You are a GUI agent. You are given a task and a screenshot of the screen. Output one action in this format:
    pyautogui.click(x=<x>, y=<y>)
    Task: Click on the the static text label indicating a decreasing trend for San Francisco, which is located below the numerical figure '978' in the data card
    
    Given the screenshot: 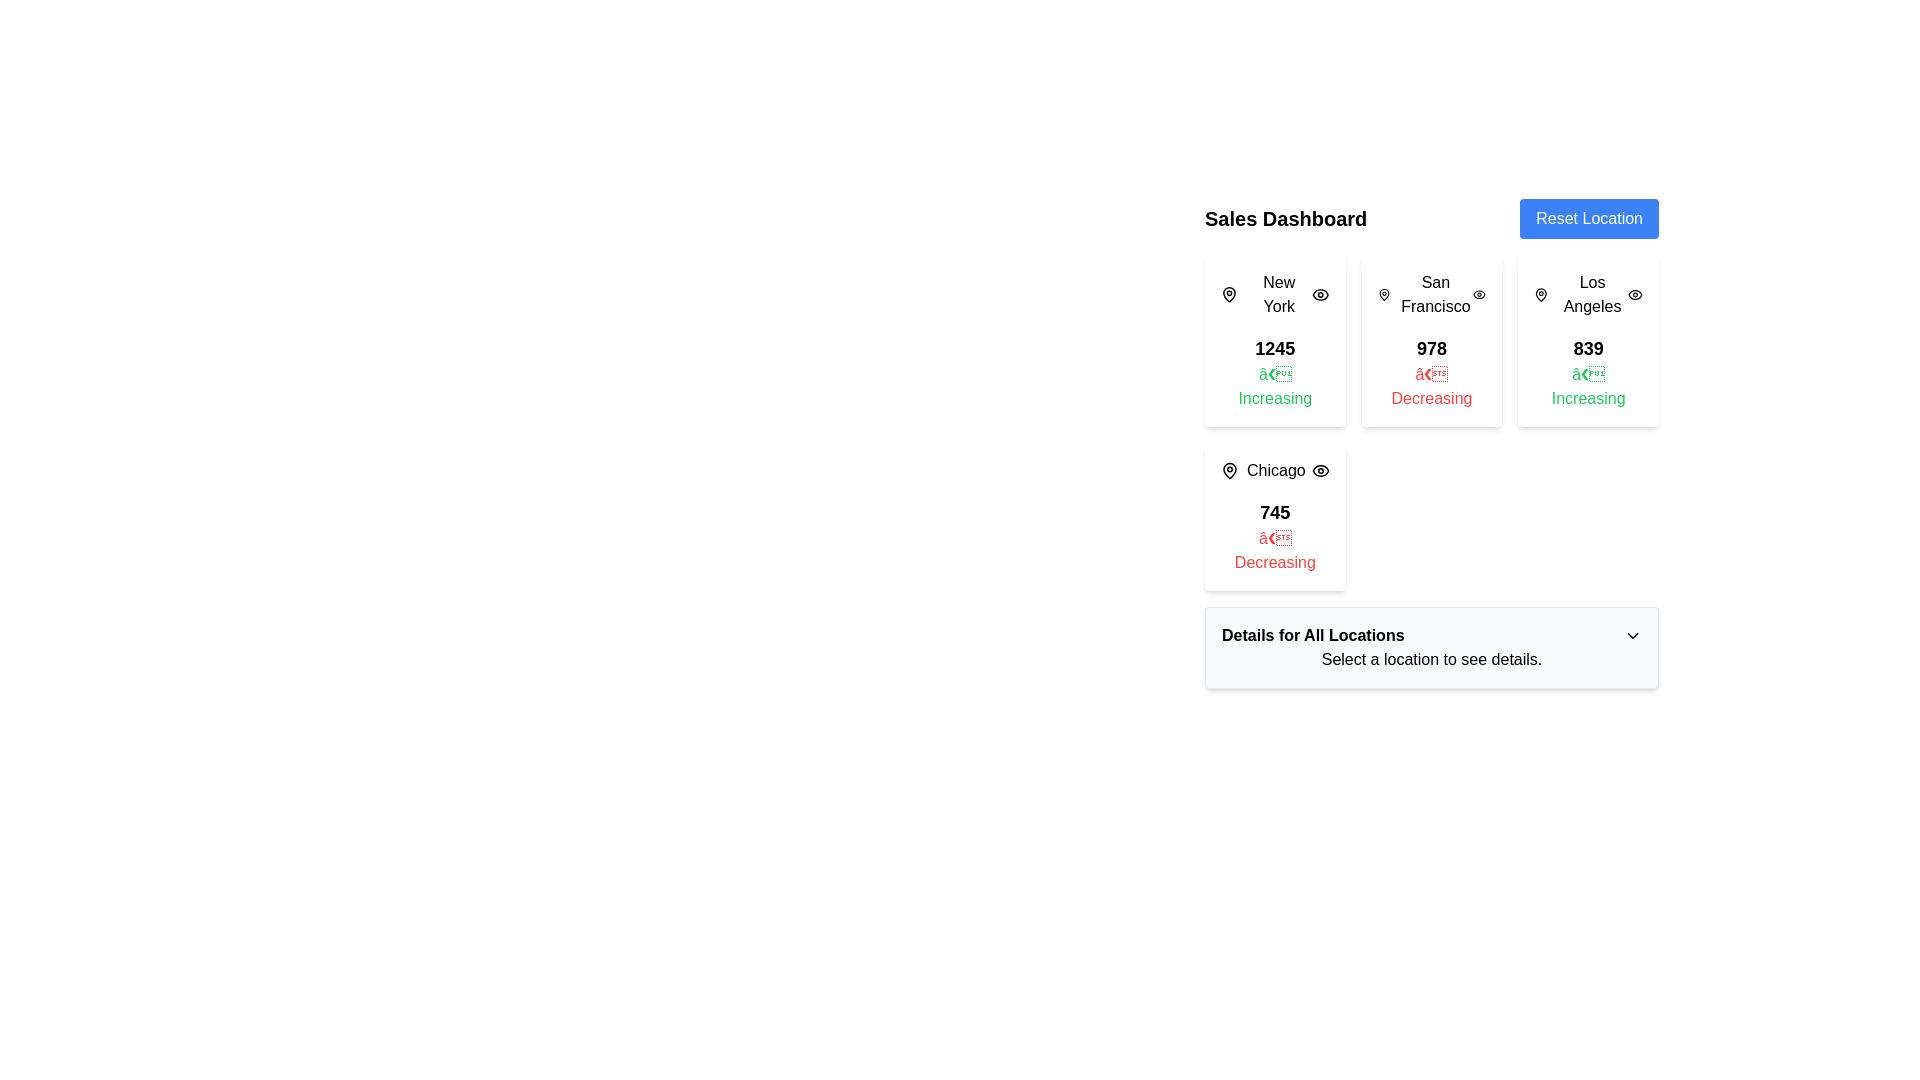 What is the action you would take?
    pyautogui.click(x=1430, y=386)
    